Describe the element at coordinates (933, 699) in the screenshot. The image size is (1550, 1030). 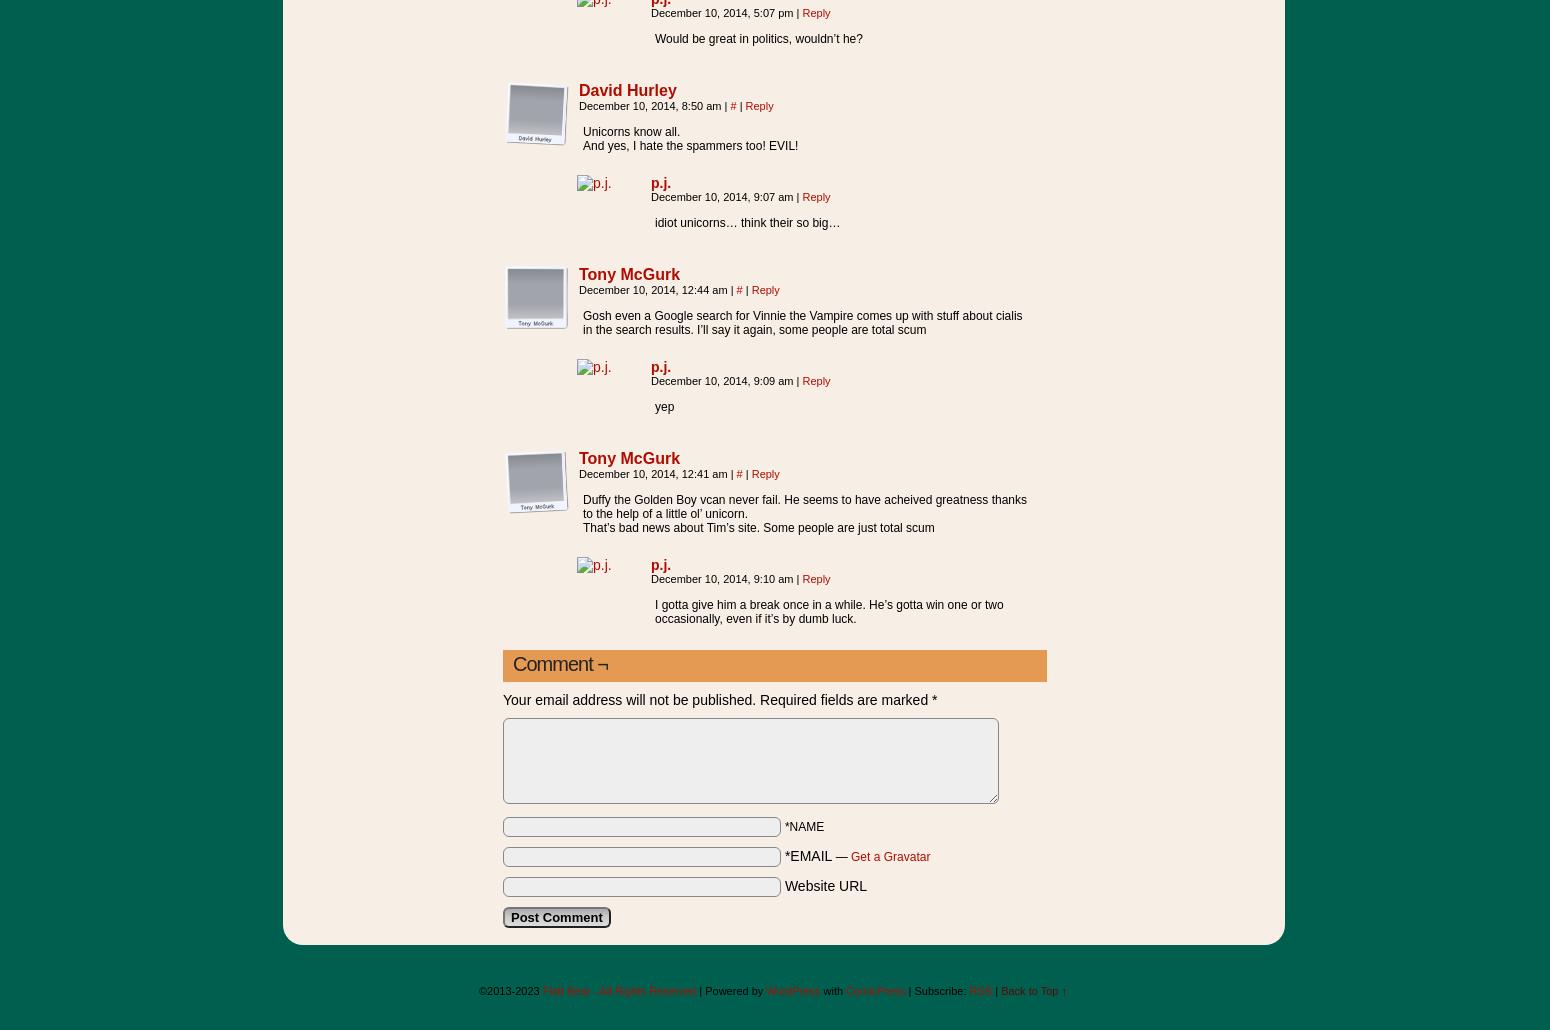
I see `'*'` at that location.